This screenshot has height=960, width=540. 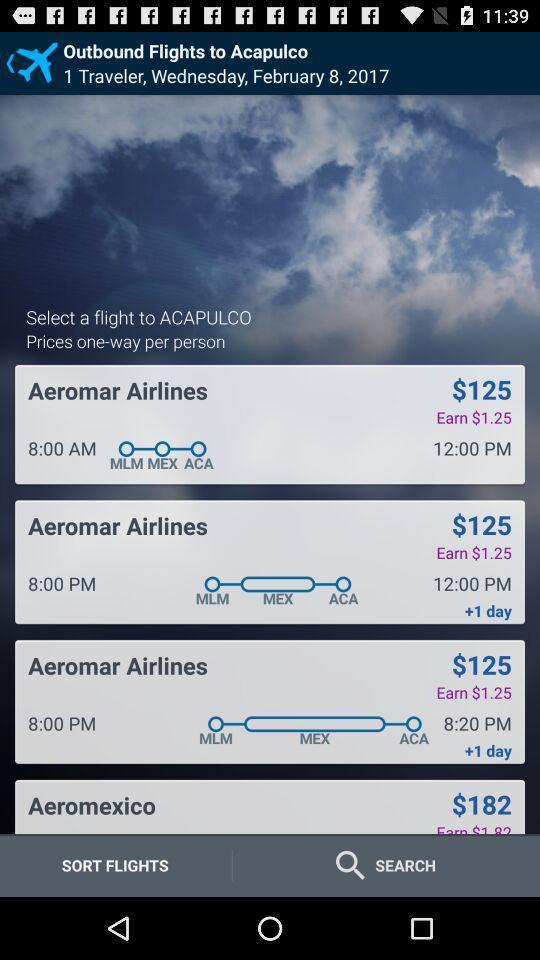 I want to click on the icon above the prices one way item, so click(x=137, y=316).